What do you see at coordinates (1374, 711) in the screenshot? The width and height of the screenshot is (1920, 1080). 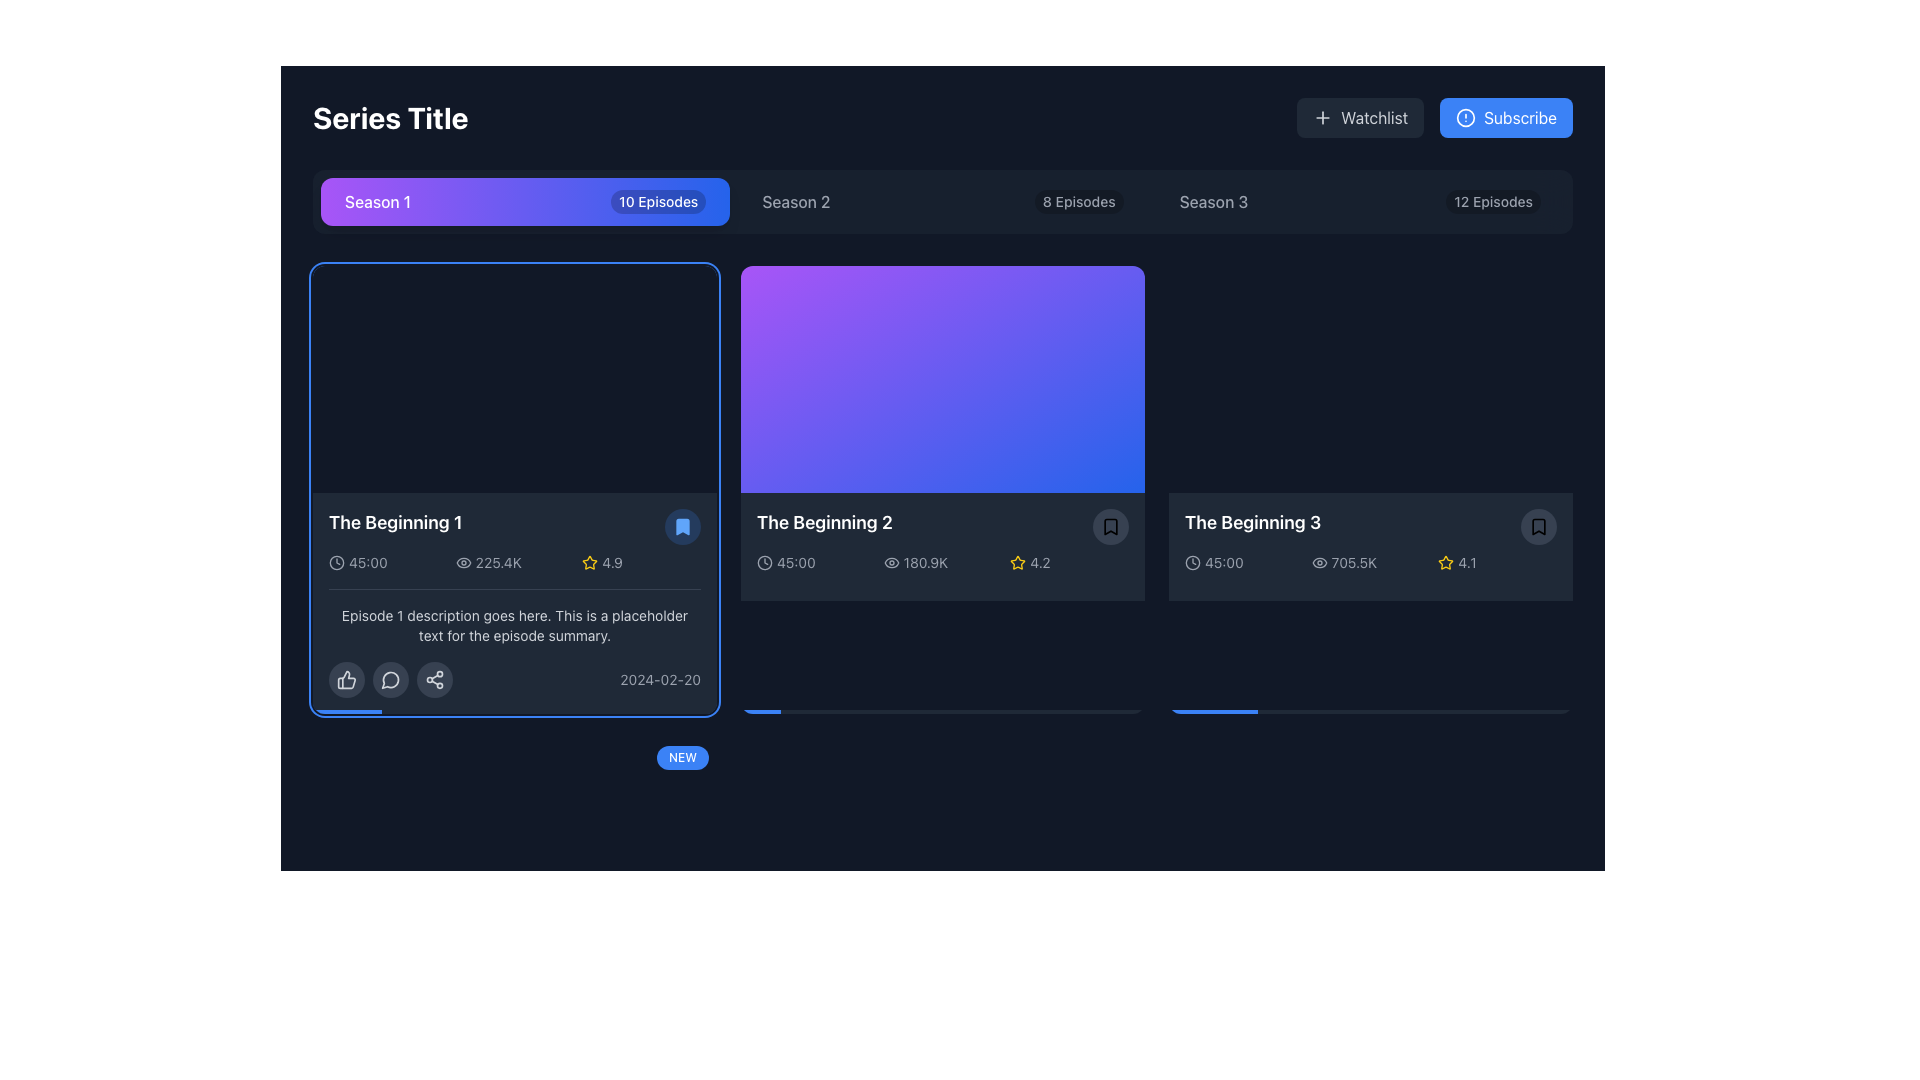 I see `progress level` at bounding box center [1374, 711].